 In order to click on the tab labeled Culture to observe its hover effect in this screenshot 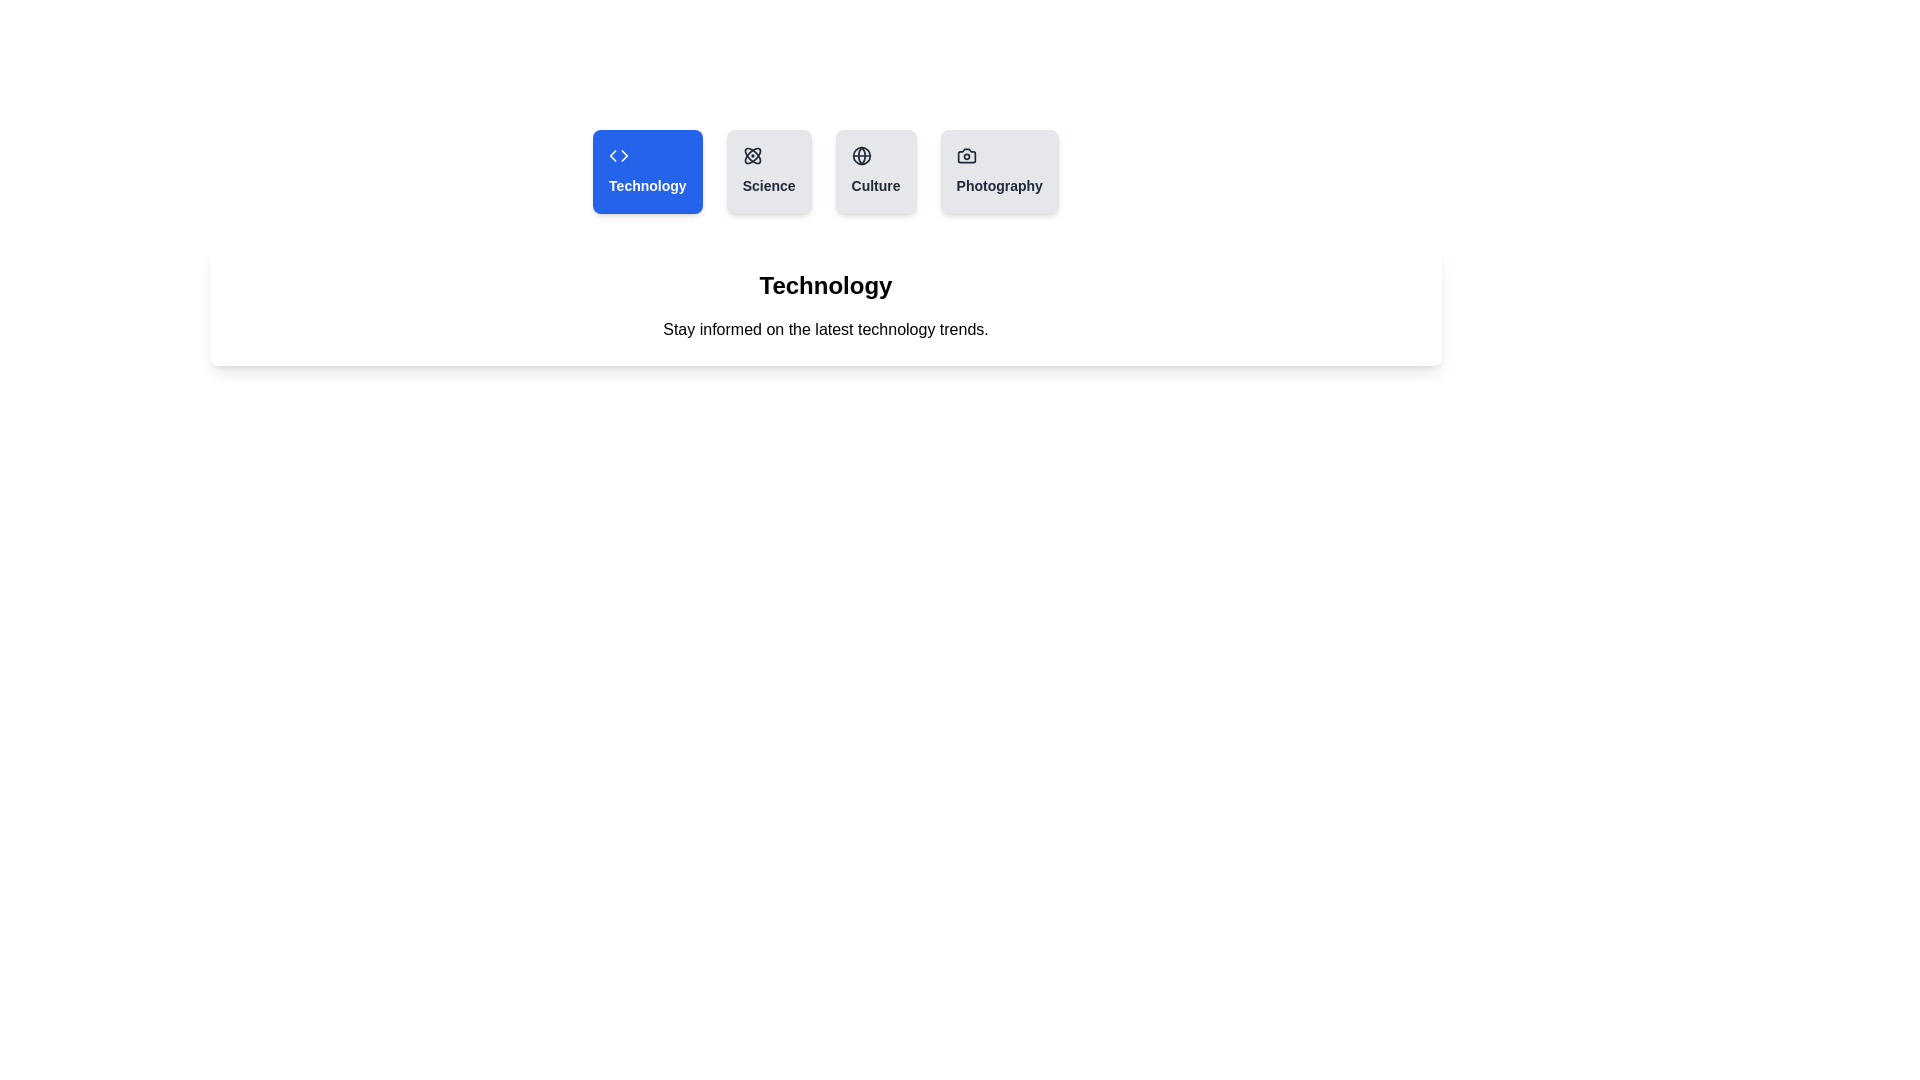, I will do `click(876, 171)`.